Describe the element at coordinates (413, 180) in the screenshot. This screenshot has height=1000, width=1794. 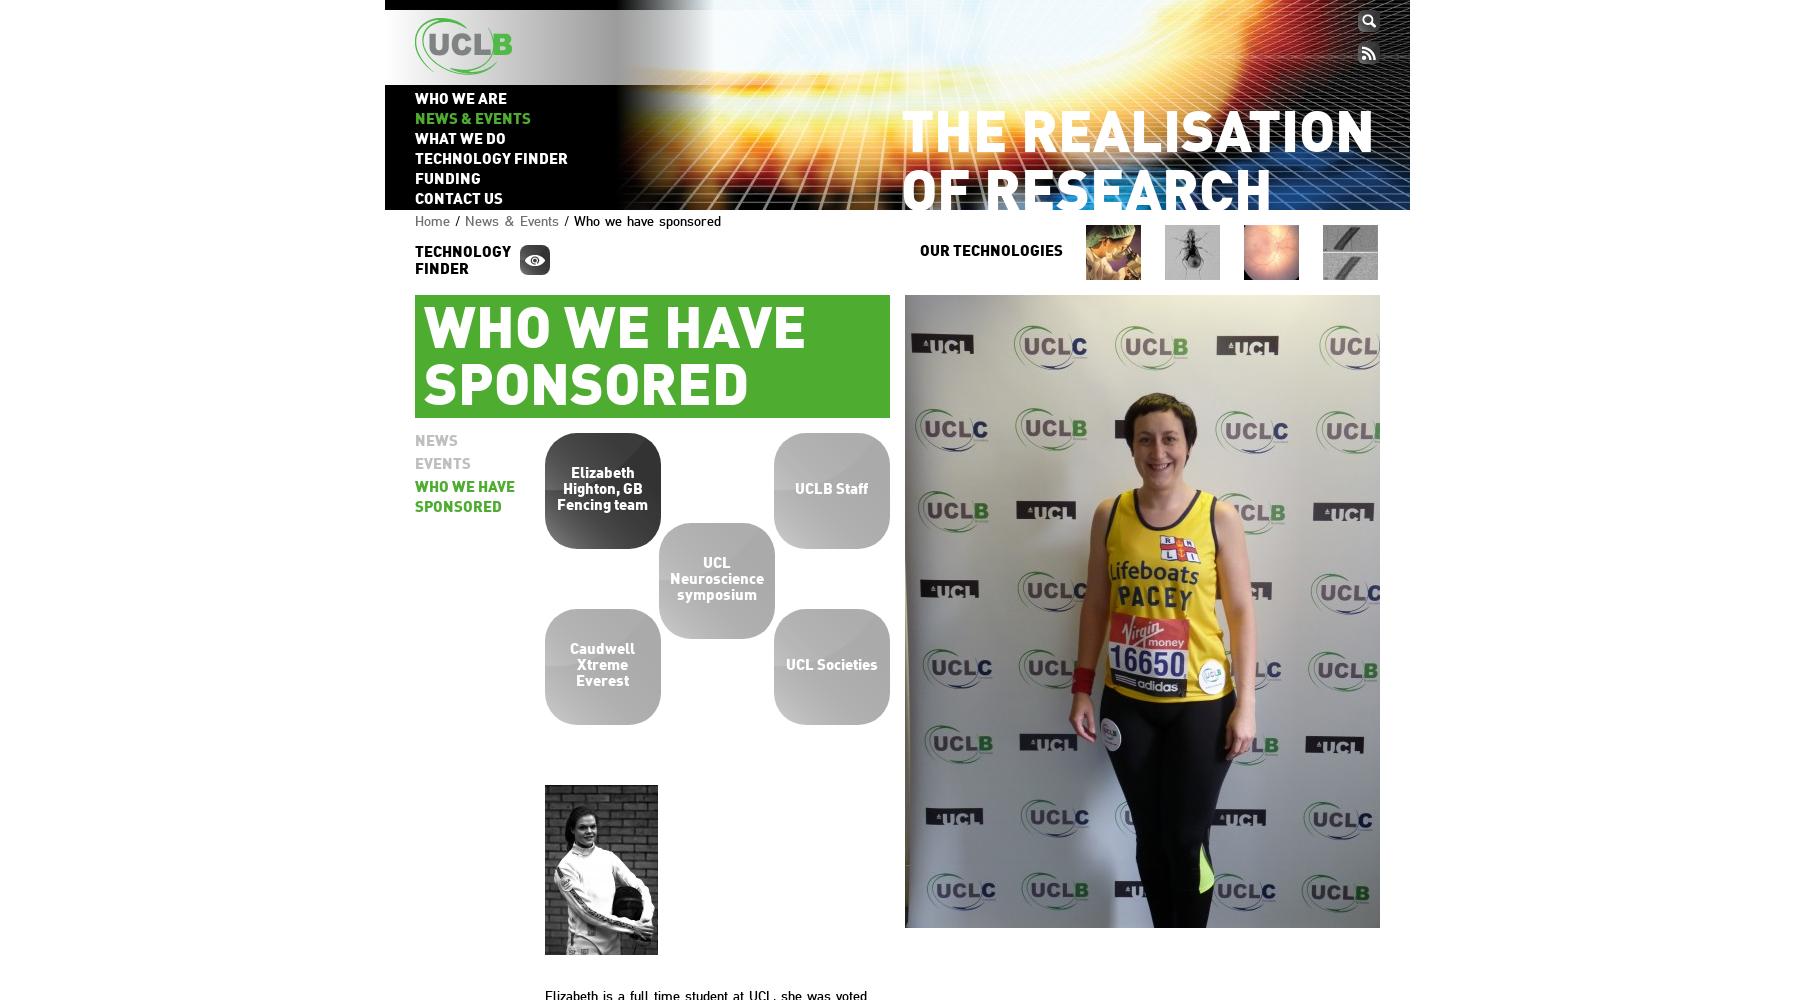
I see `'Funding'` at that location.